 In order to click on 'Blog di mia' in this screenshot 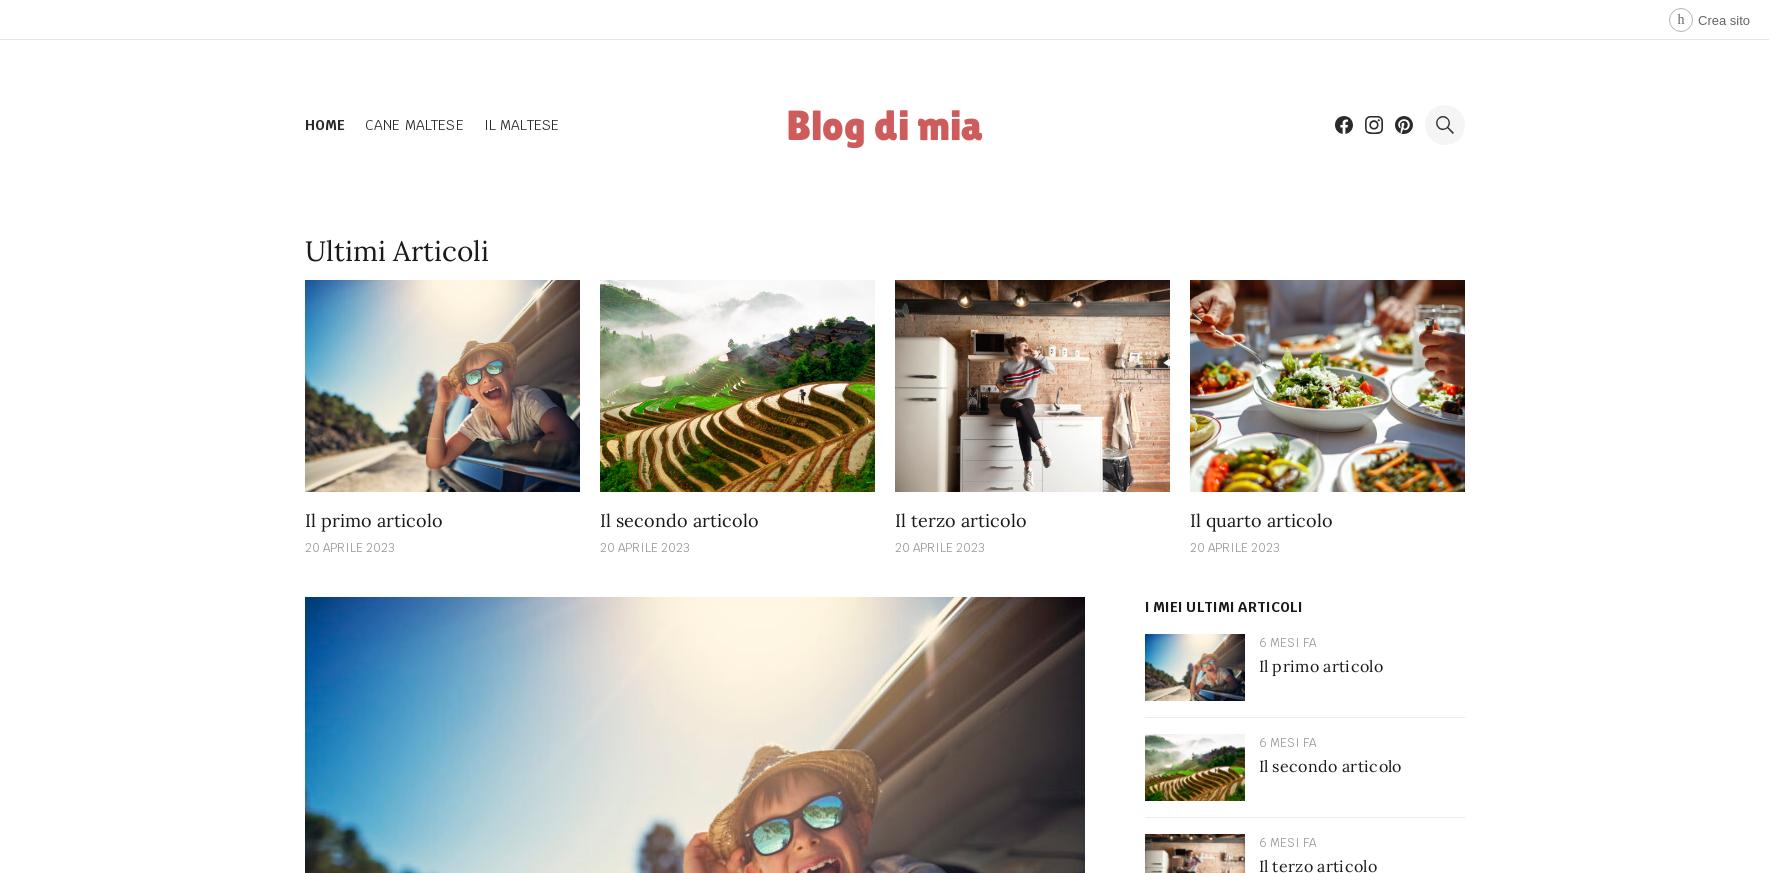, I will do `click(785, 125)`.